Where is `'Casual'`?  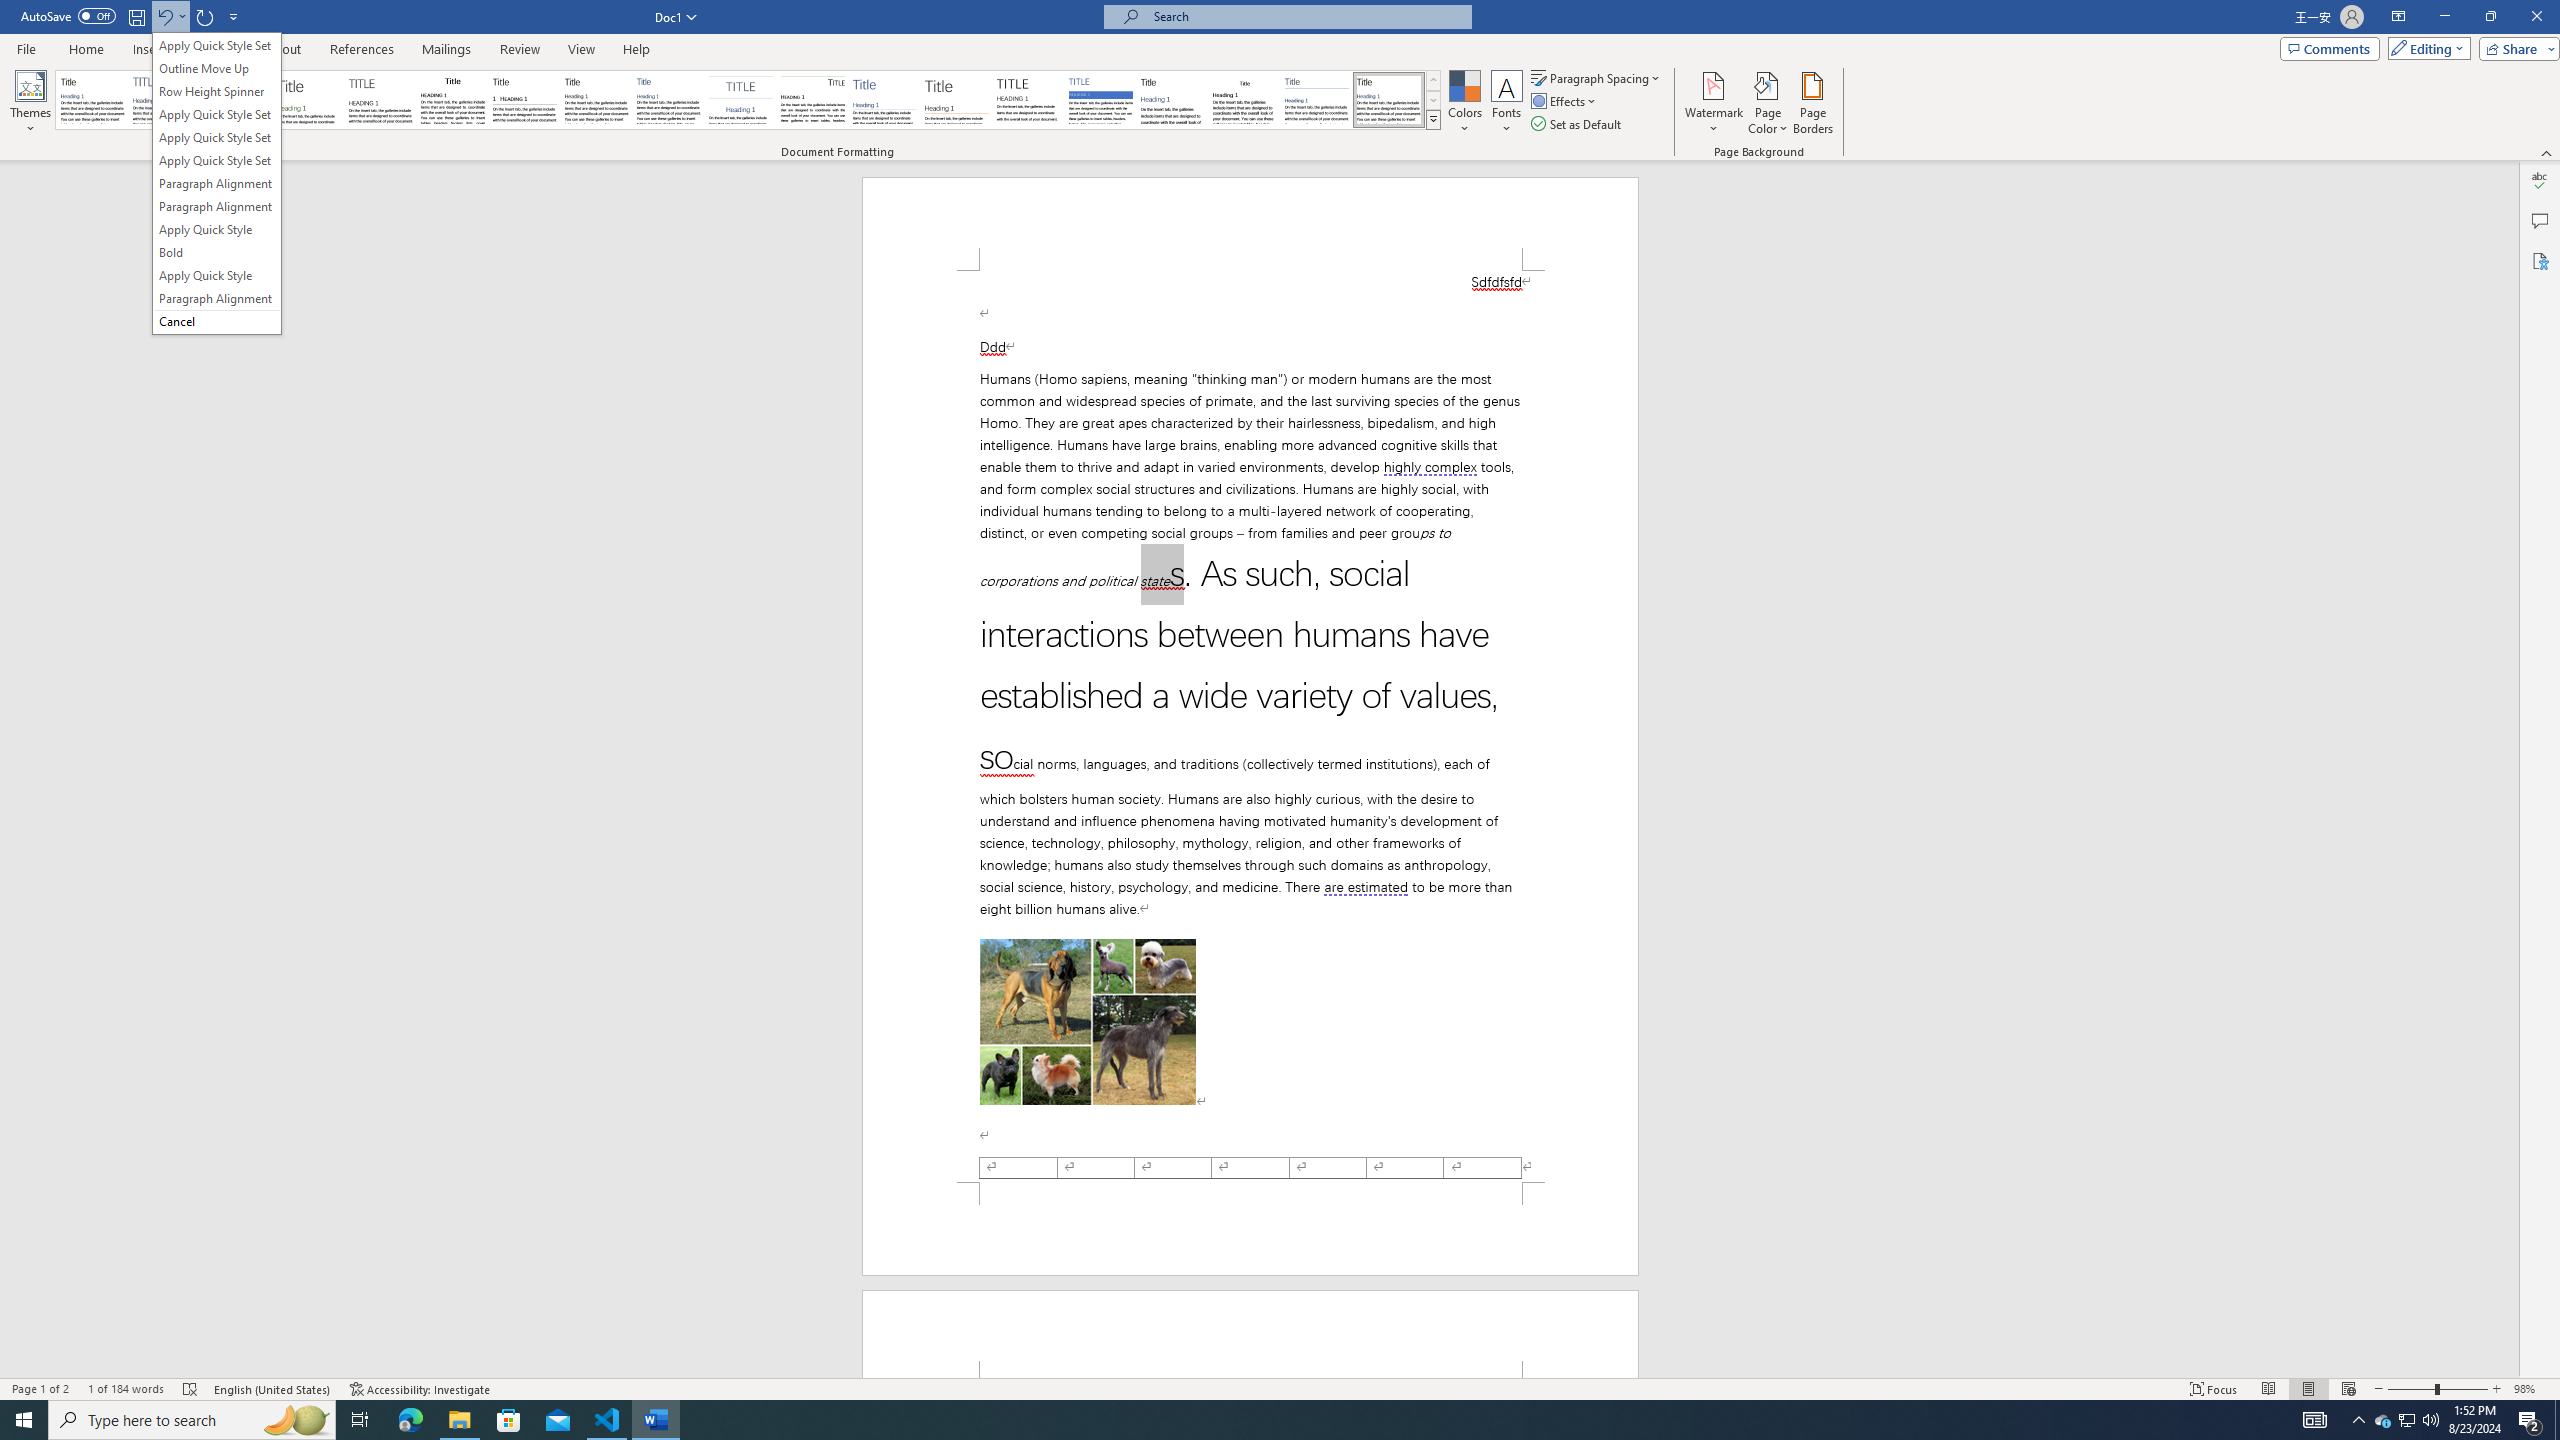 'Casual' is located at coordinates (668, 99).